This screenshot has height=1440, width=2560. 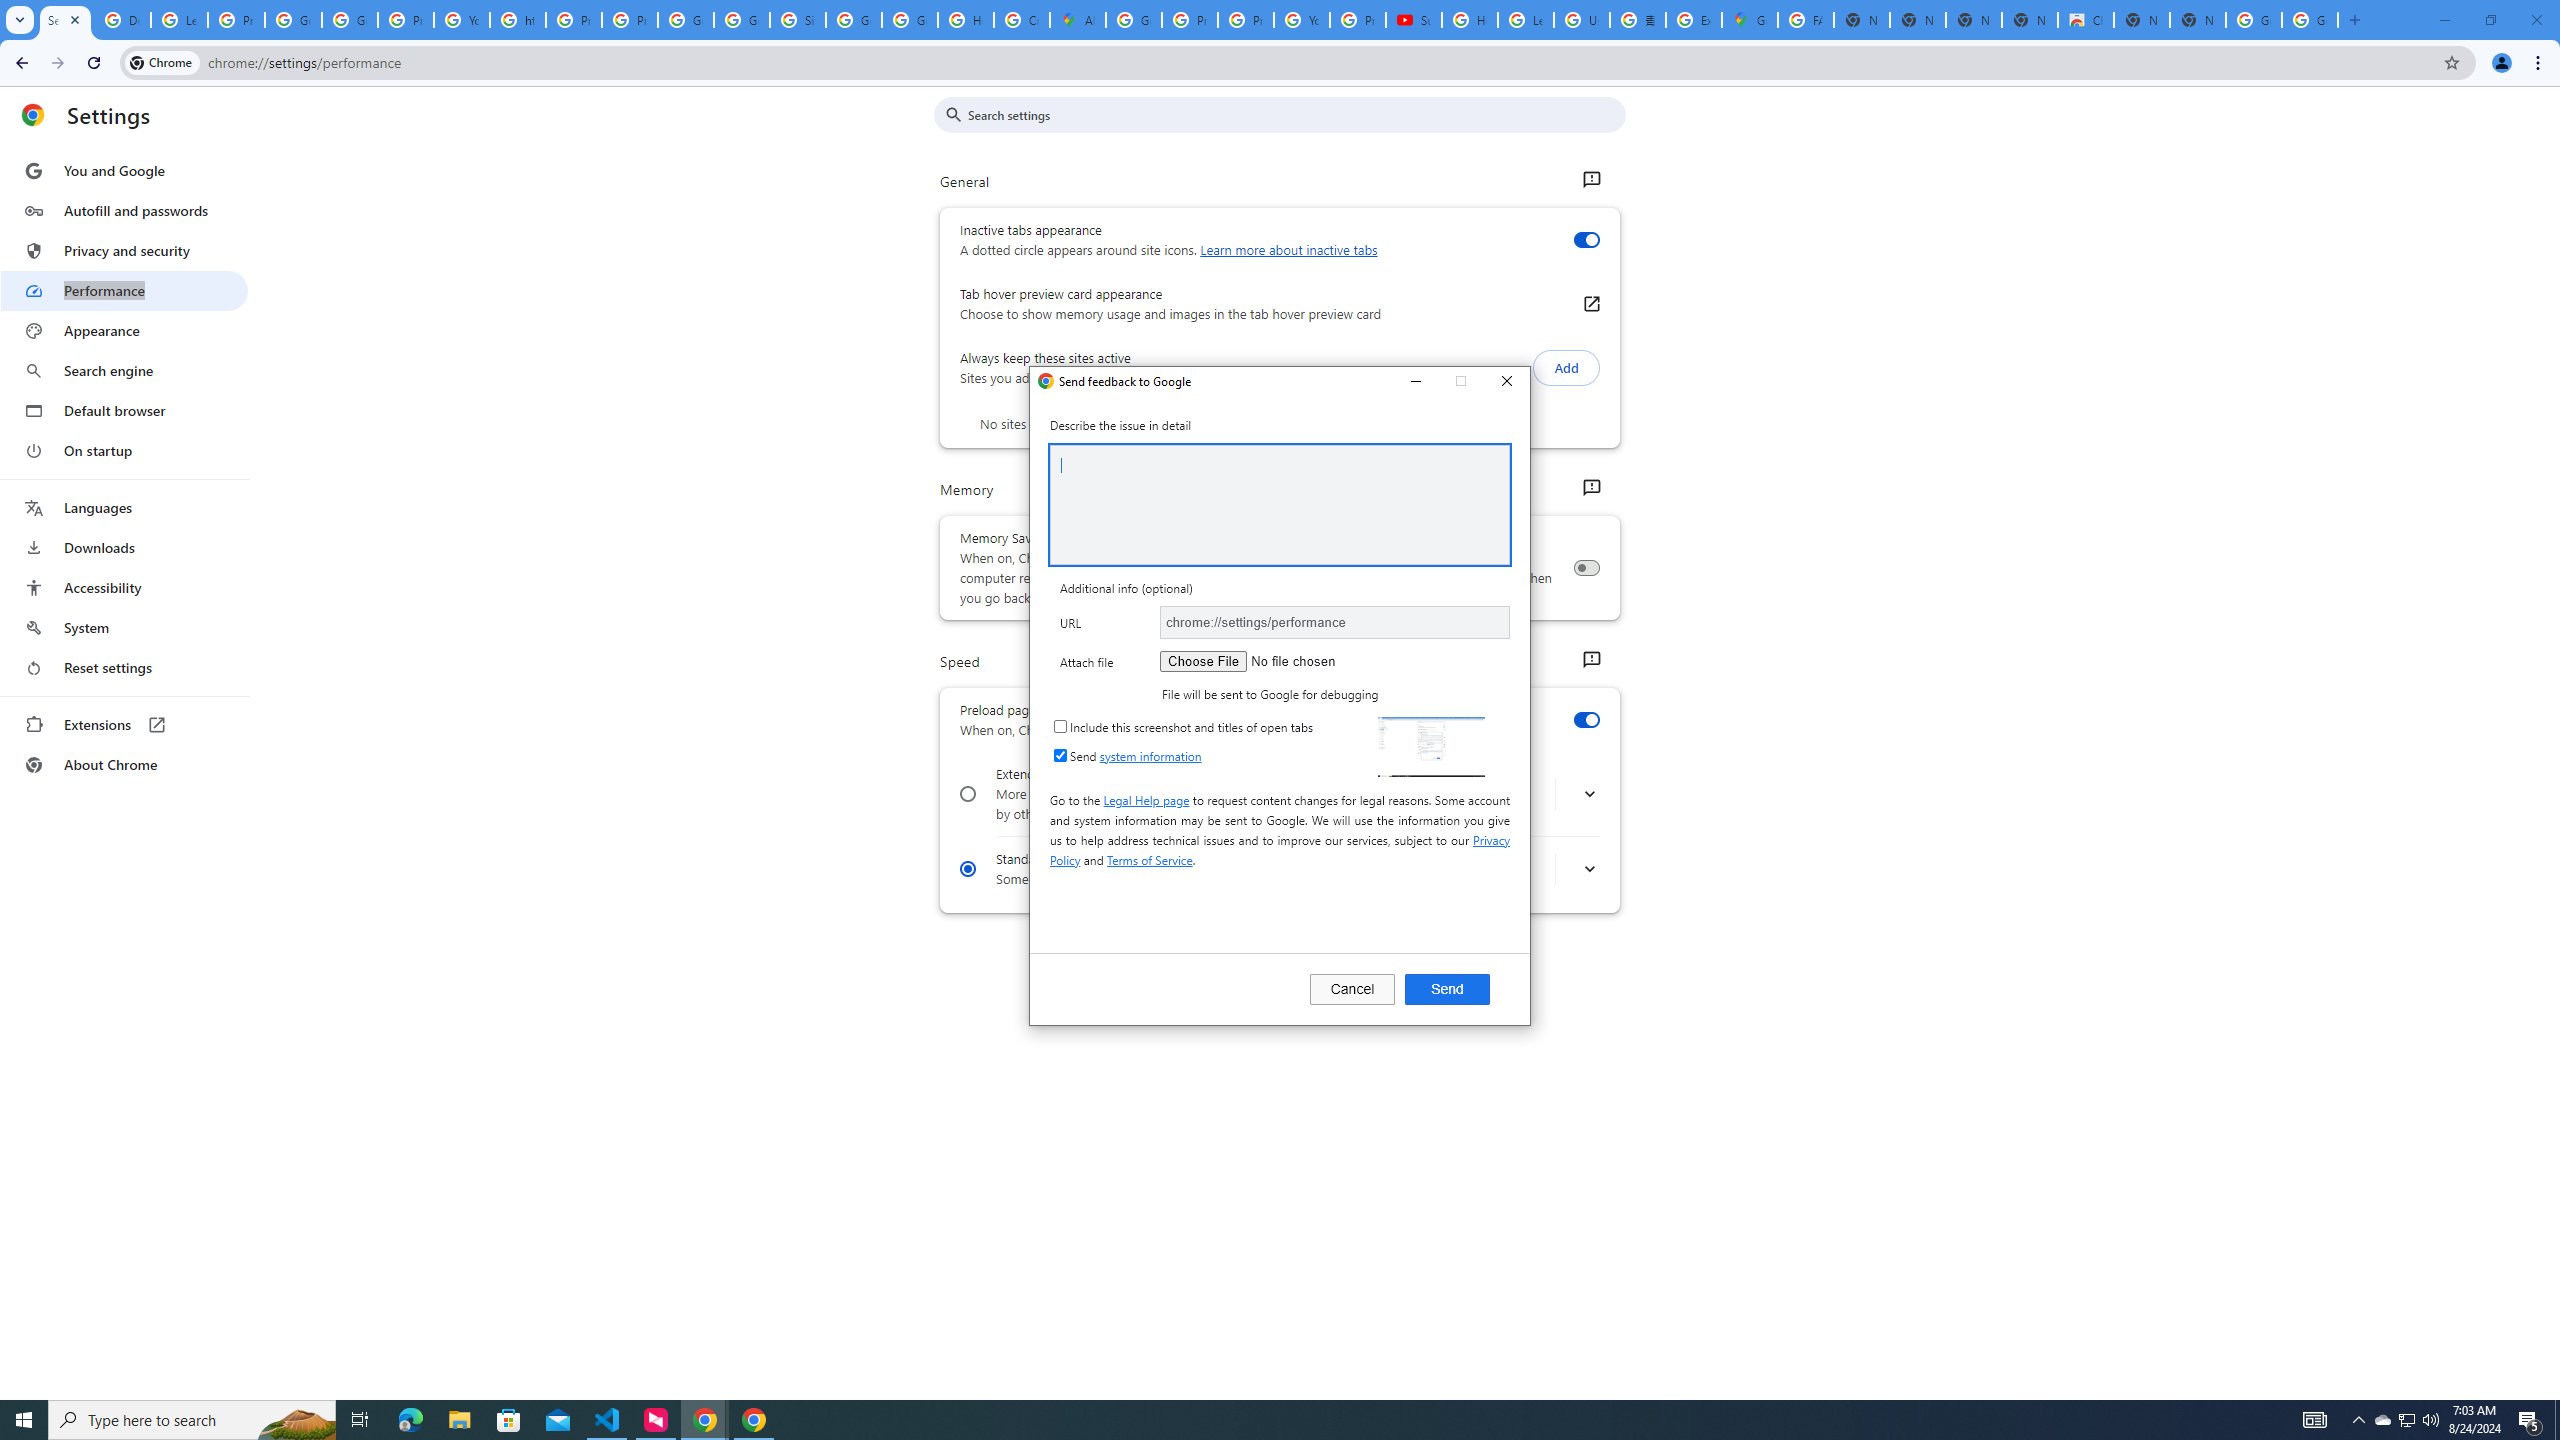 I want to click on 'Microsoft Store', so click(x=509, y=1418).